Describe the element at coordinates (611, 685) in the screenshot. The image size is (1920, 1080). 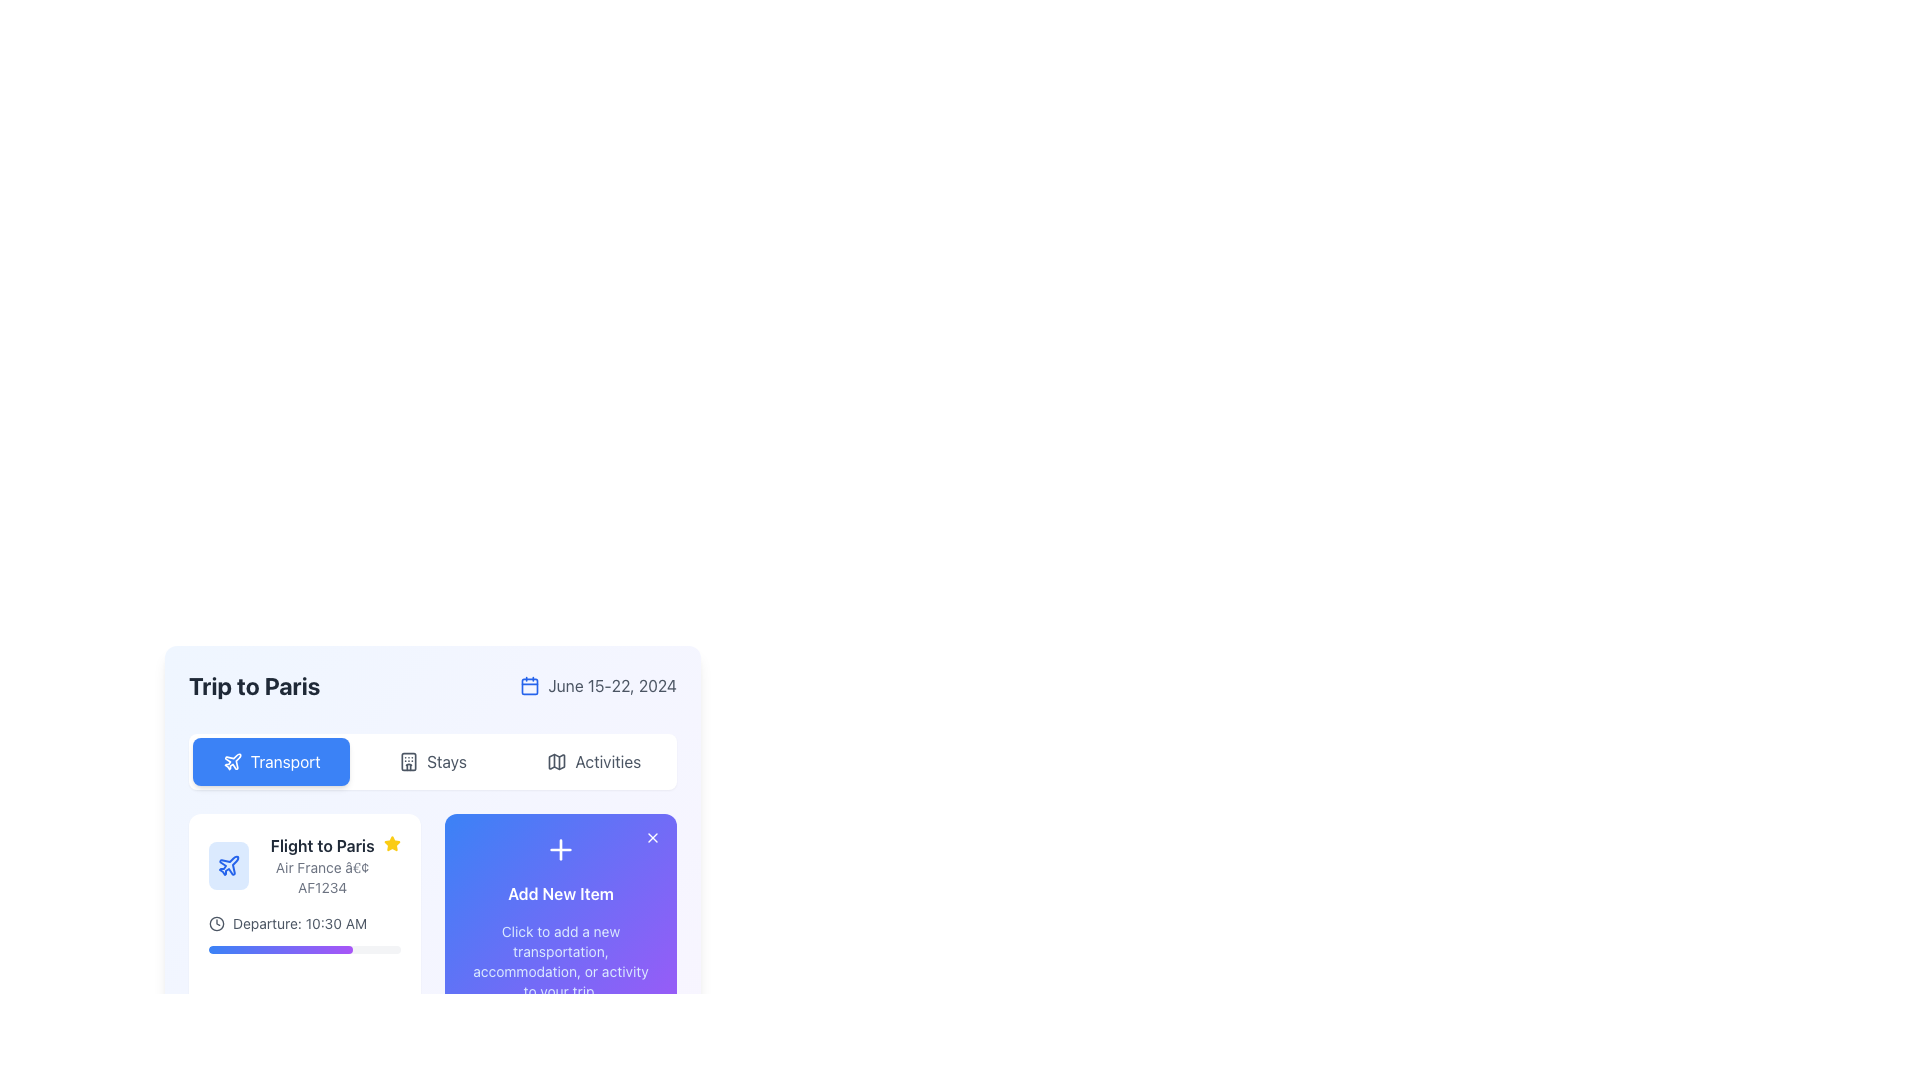
I see `the Text label displaying the date range of the event 'Trip to Paris', located in the upper-right section of the interface` at that location.